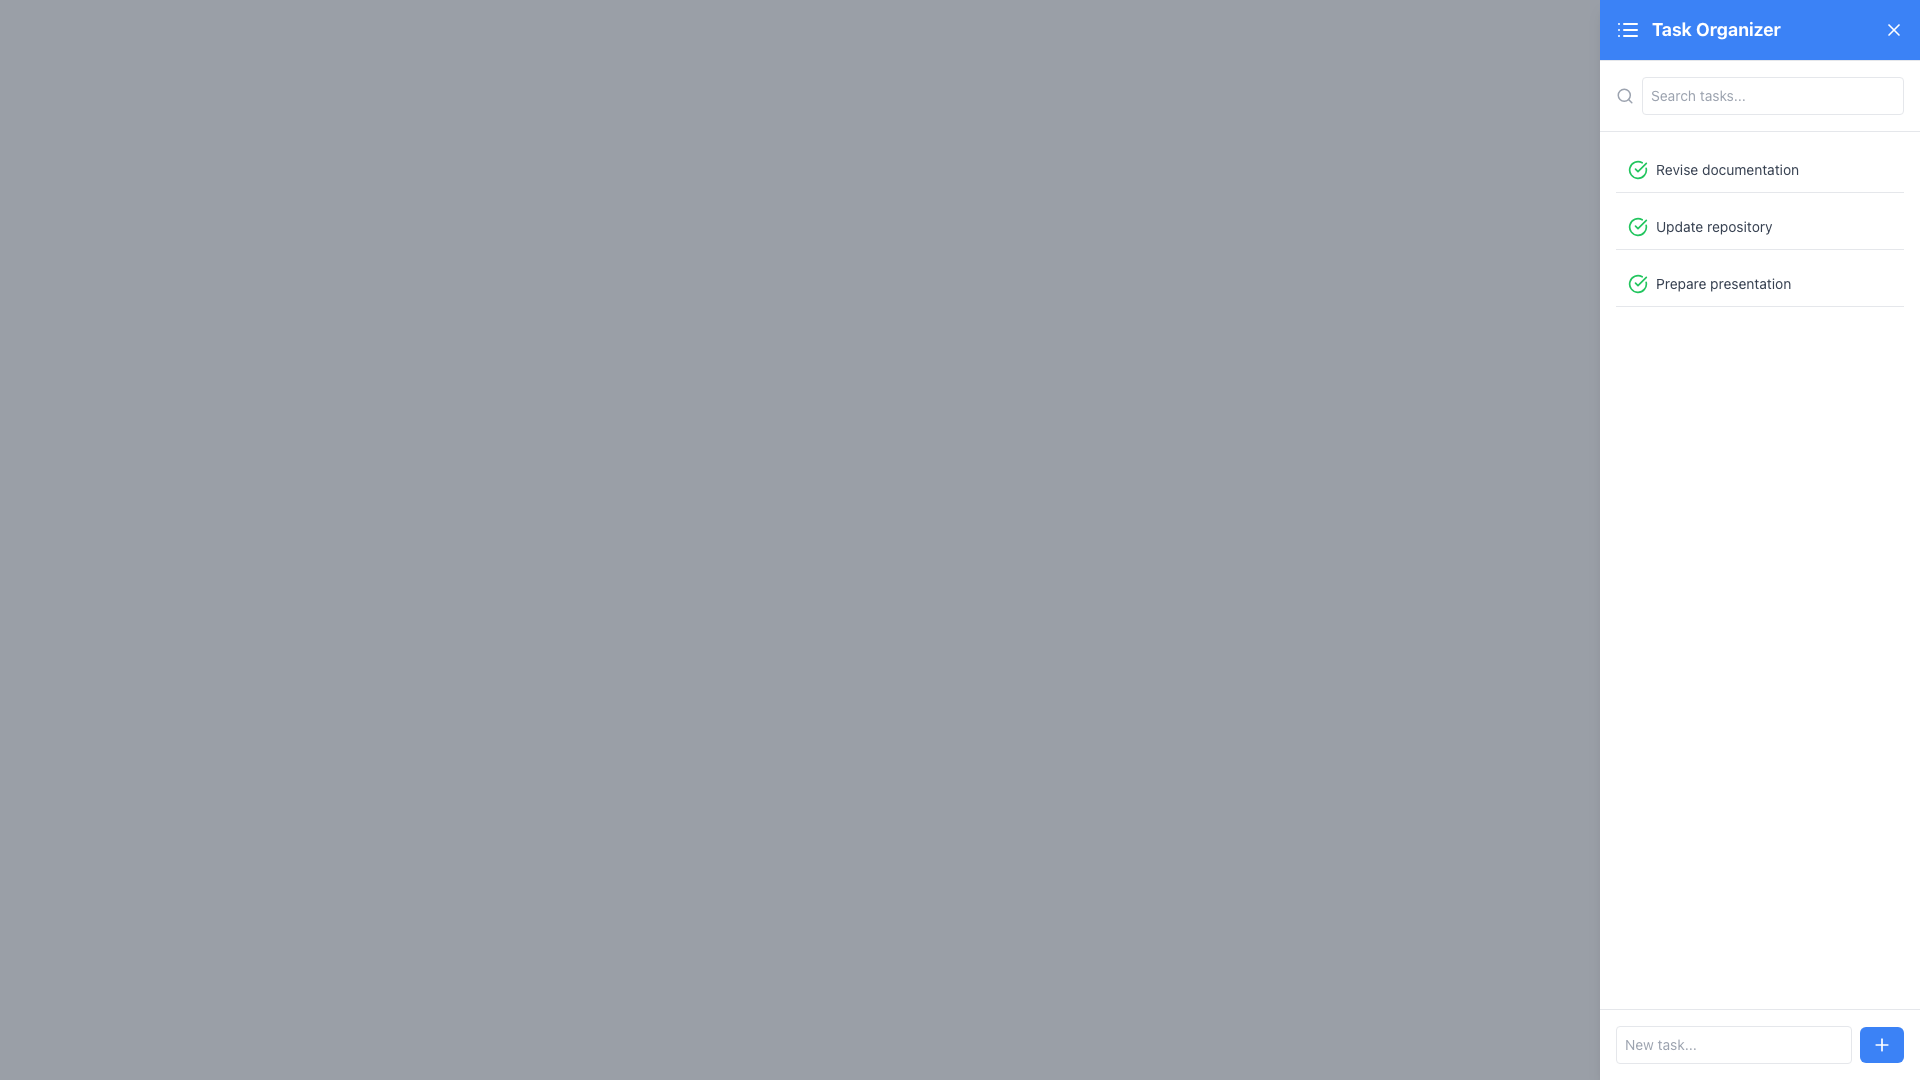  Describe the element at coordinates (1697, 30) in the screenshot. I see `the Header title with an accompanying icon located at the top-left side of the blue header section, to the left of the closing button marked with an 'X'` at that location.